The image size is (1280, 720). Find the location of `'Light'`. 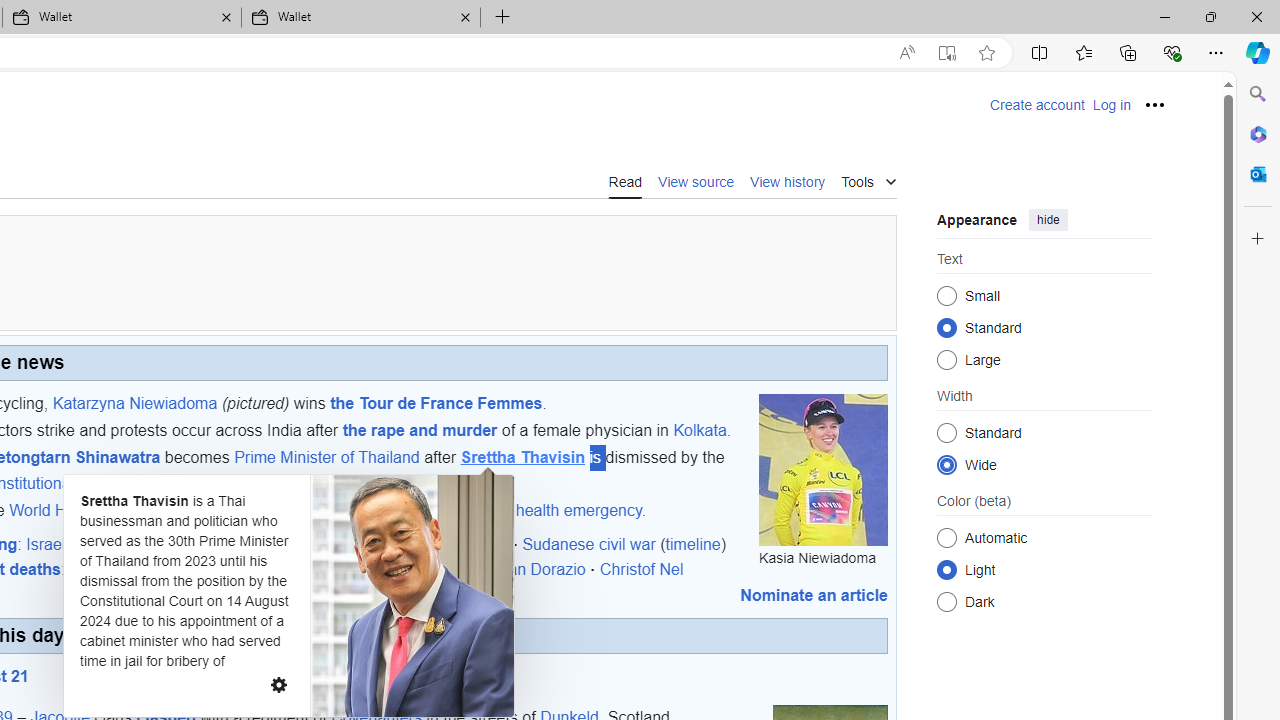

'Light' is located at coordinates (946, 569).